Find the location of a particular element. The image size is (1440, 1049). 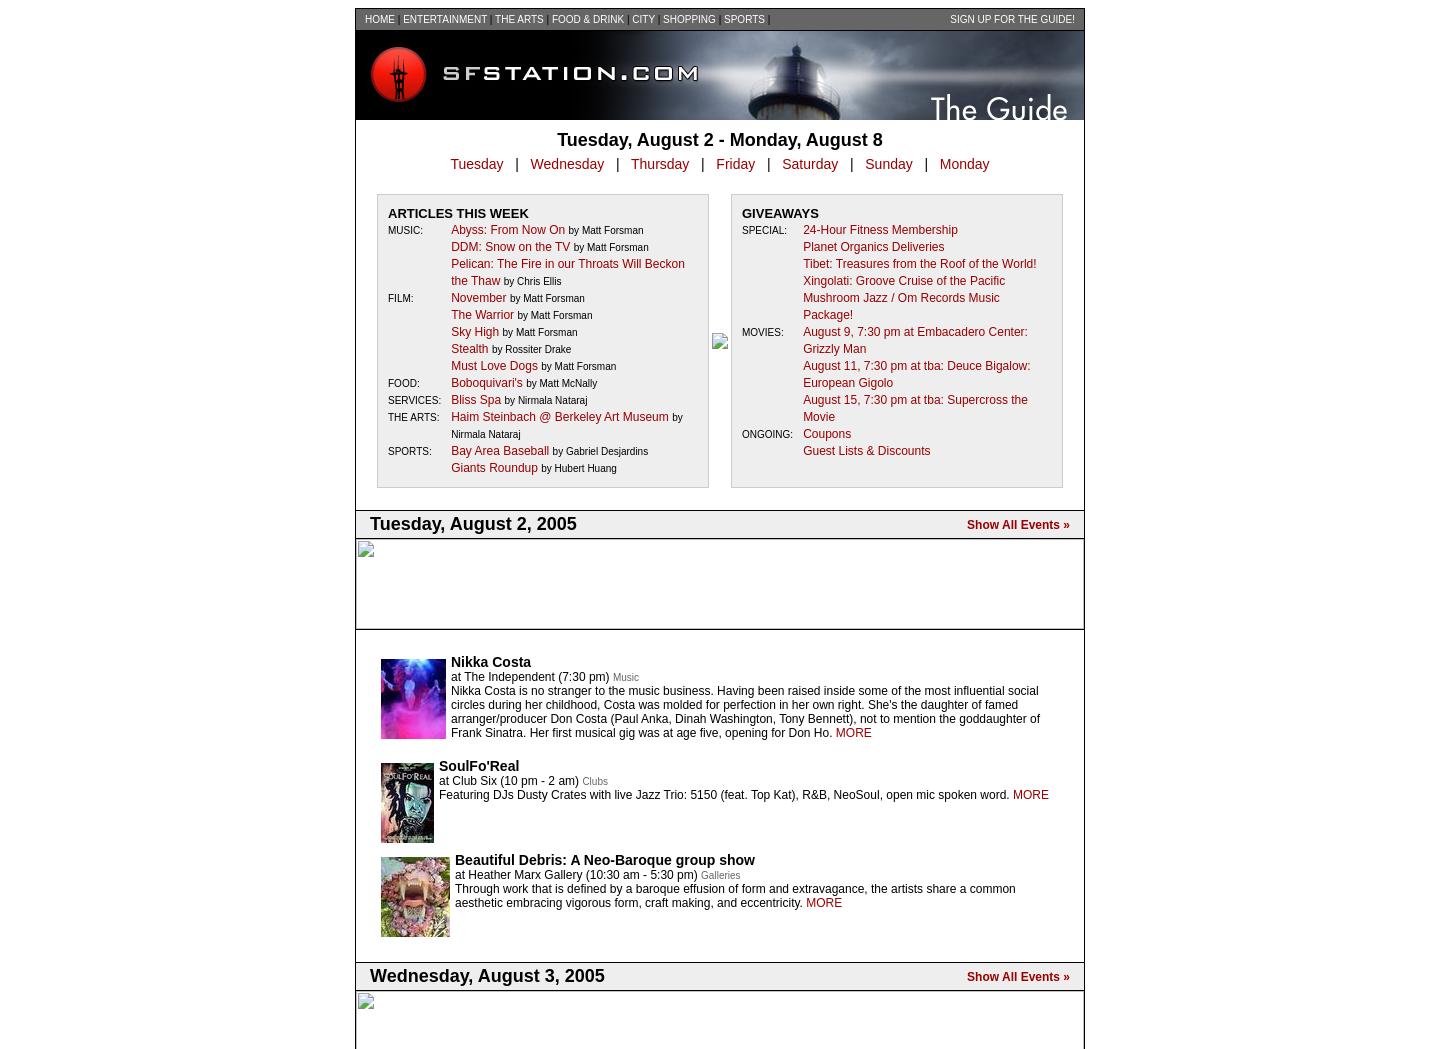

'August 11, 7:30 pm at tba: Deuce Bigalow: European Gigolo' is located at coordinates (916, 374).